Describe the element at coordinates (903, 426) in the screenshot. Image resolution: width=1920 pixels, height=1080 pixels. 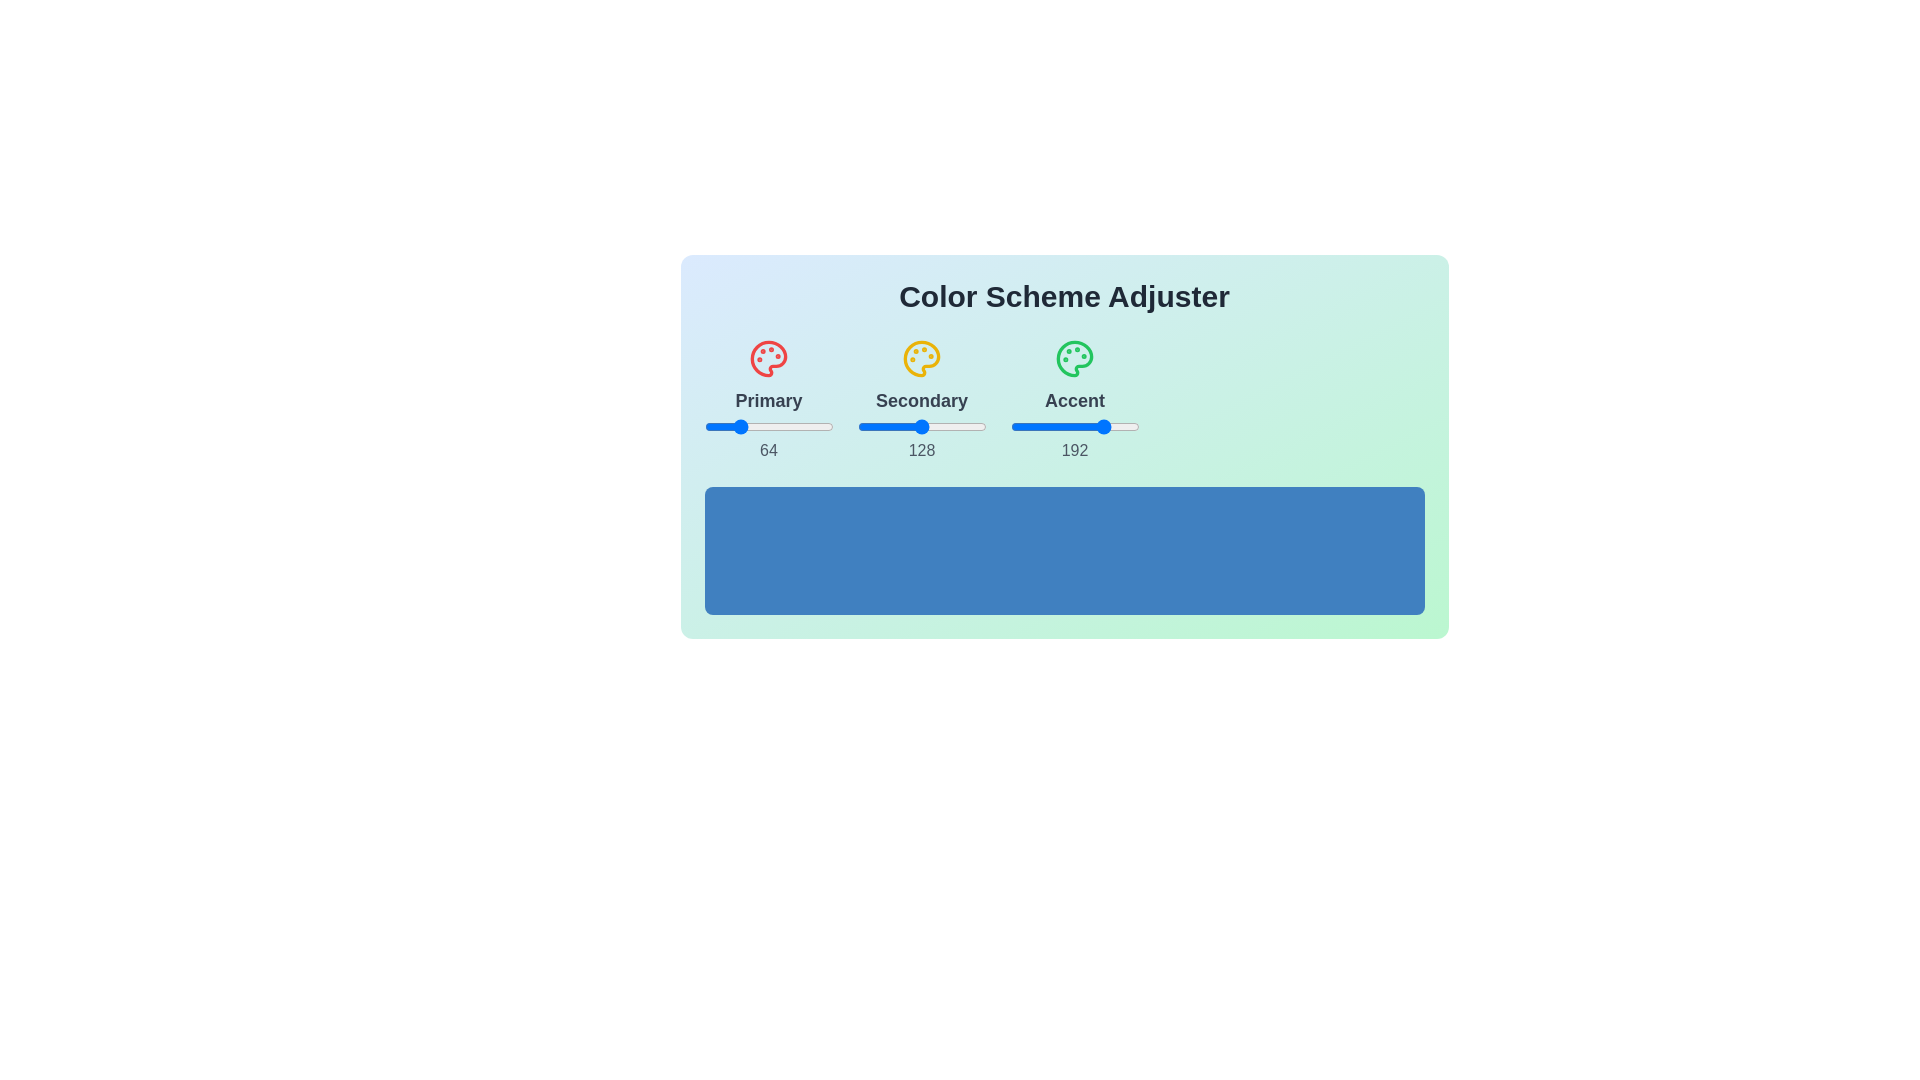
I see `the secondary slider to set its value to 92` at that location.